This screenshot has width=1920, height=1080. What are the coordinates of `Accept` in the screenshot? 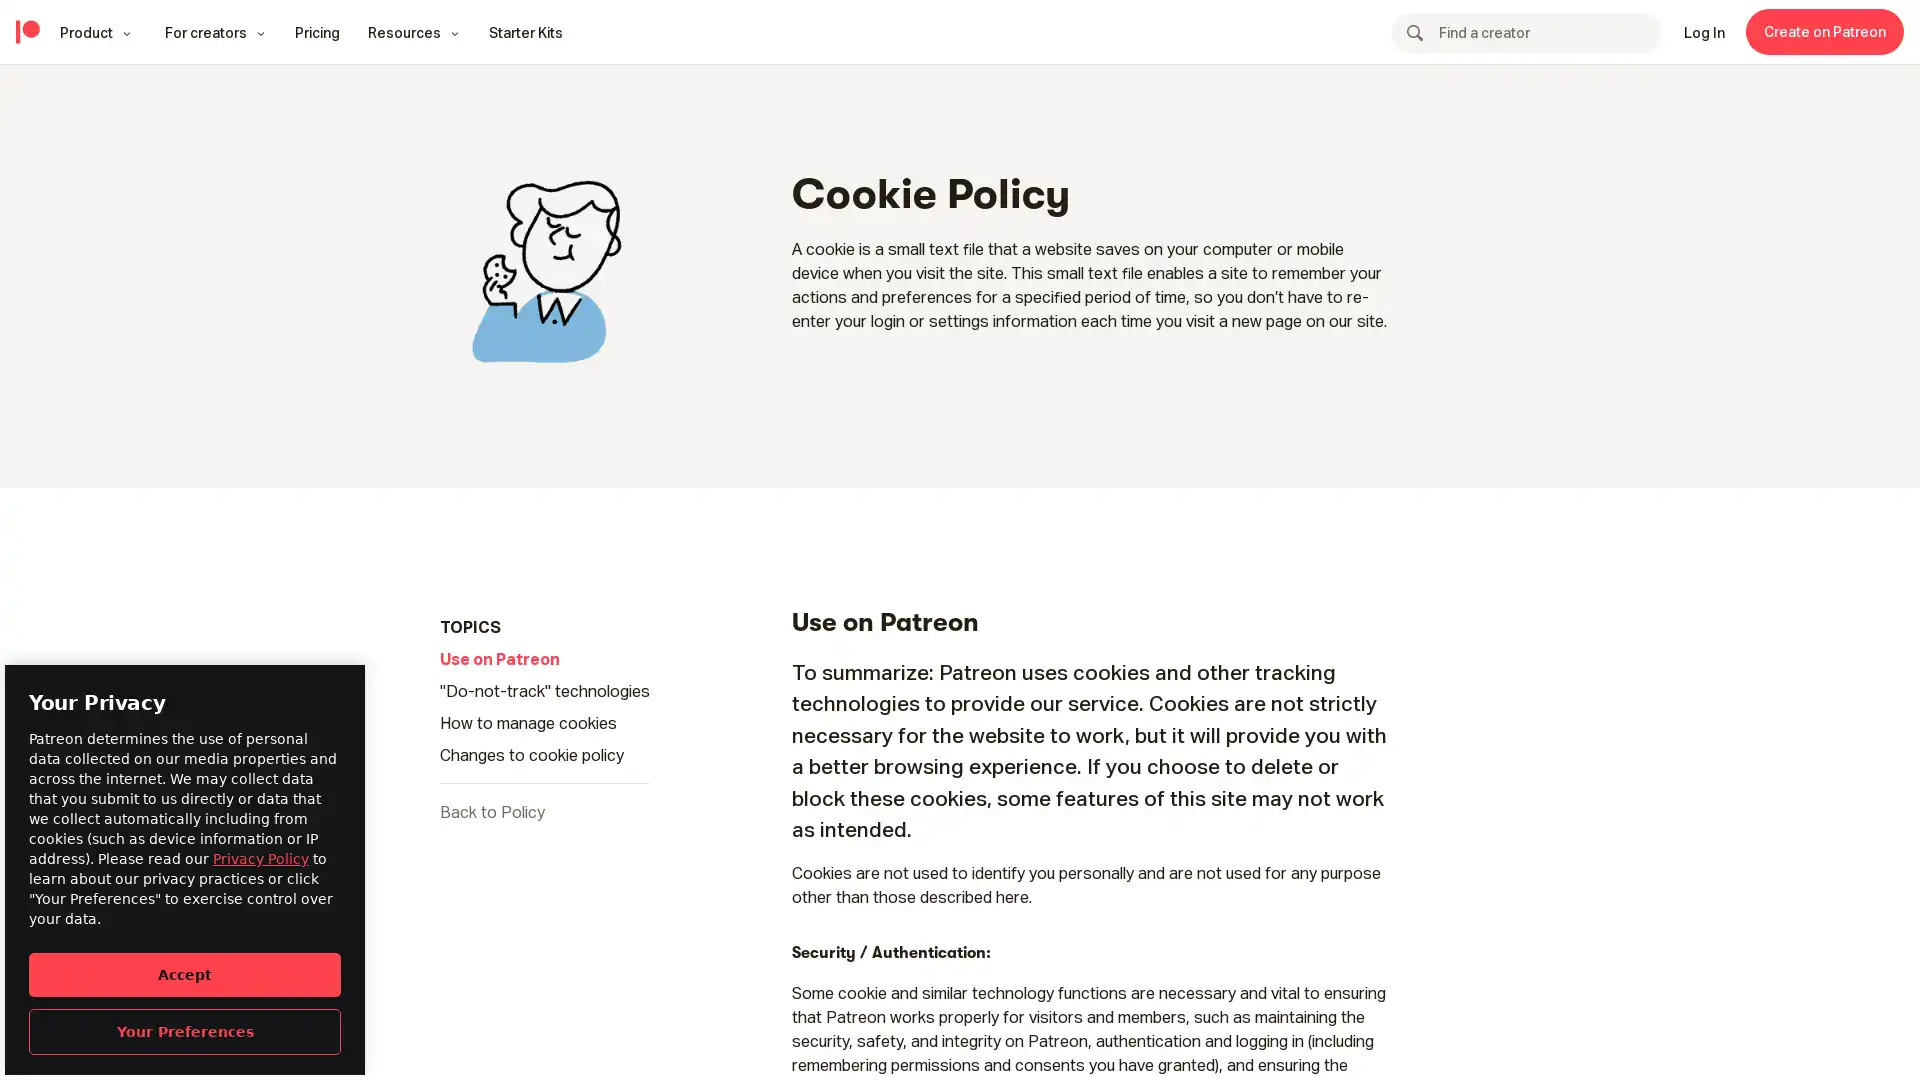 It's located at (185, 973).